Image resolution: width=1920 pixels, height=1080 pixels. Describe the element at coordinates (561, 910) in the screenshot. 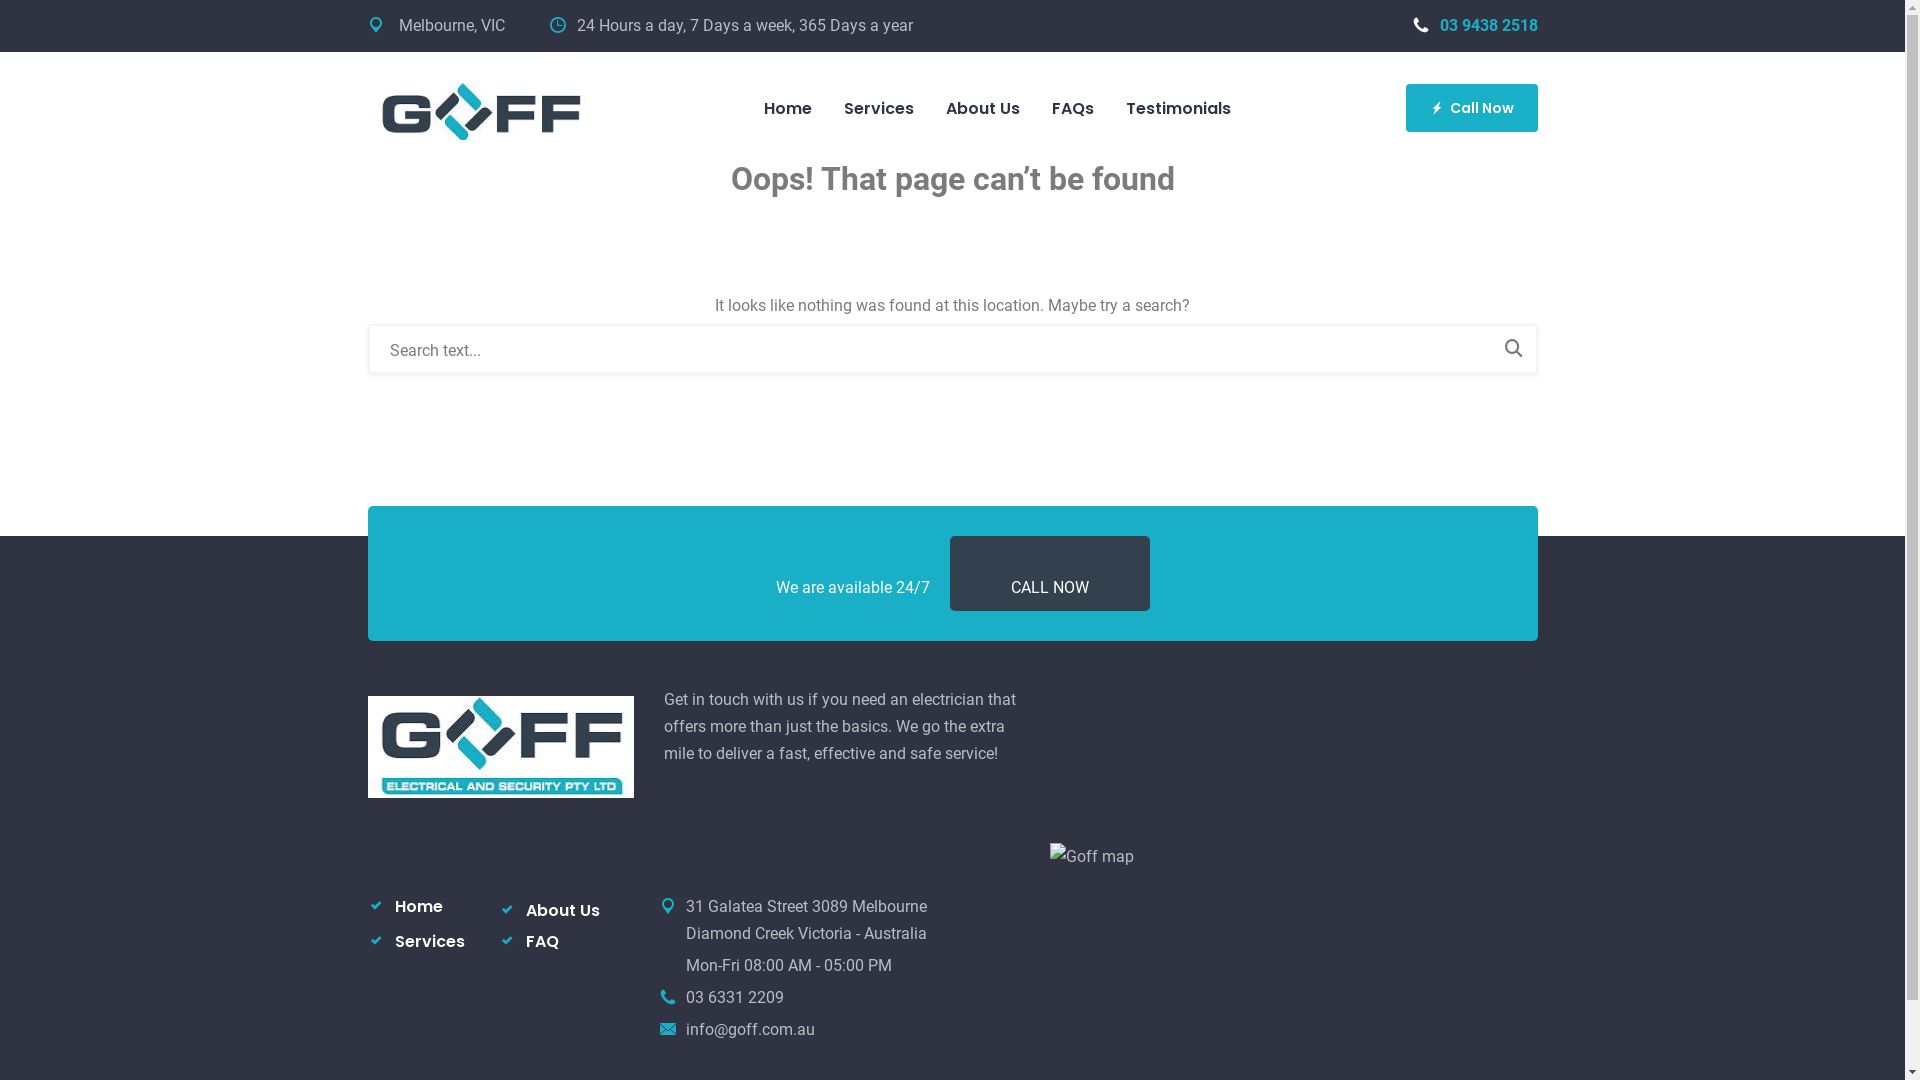

I see `'About Us'` at that location.